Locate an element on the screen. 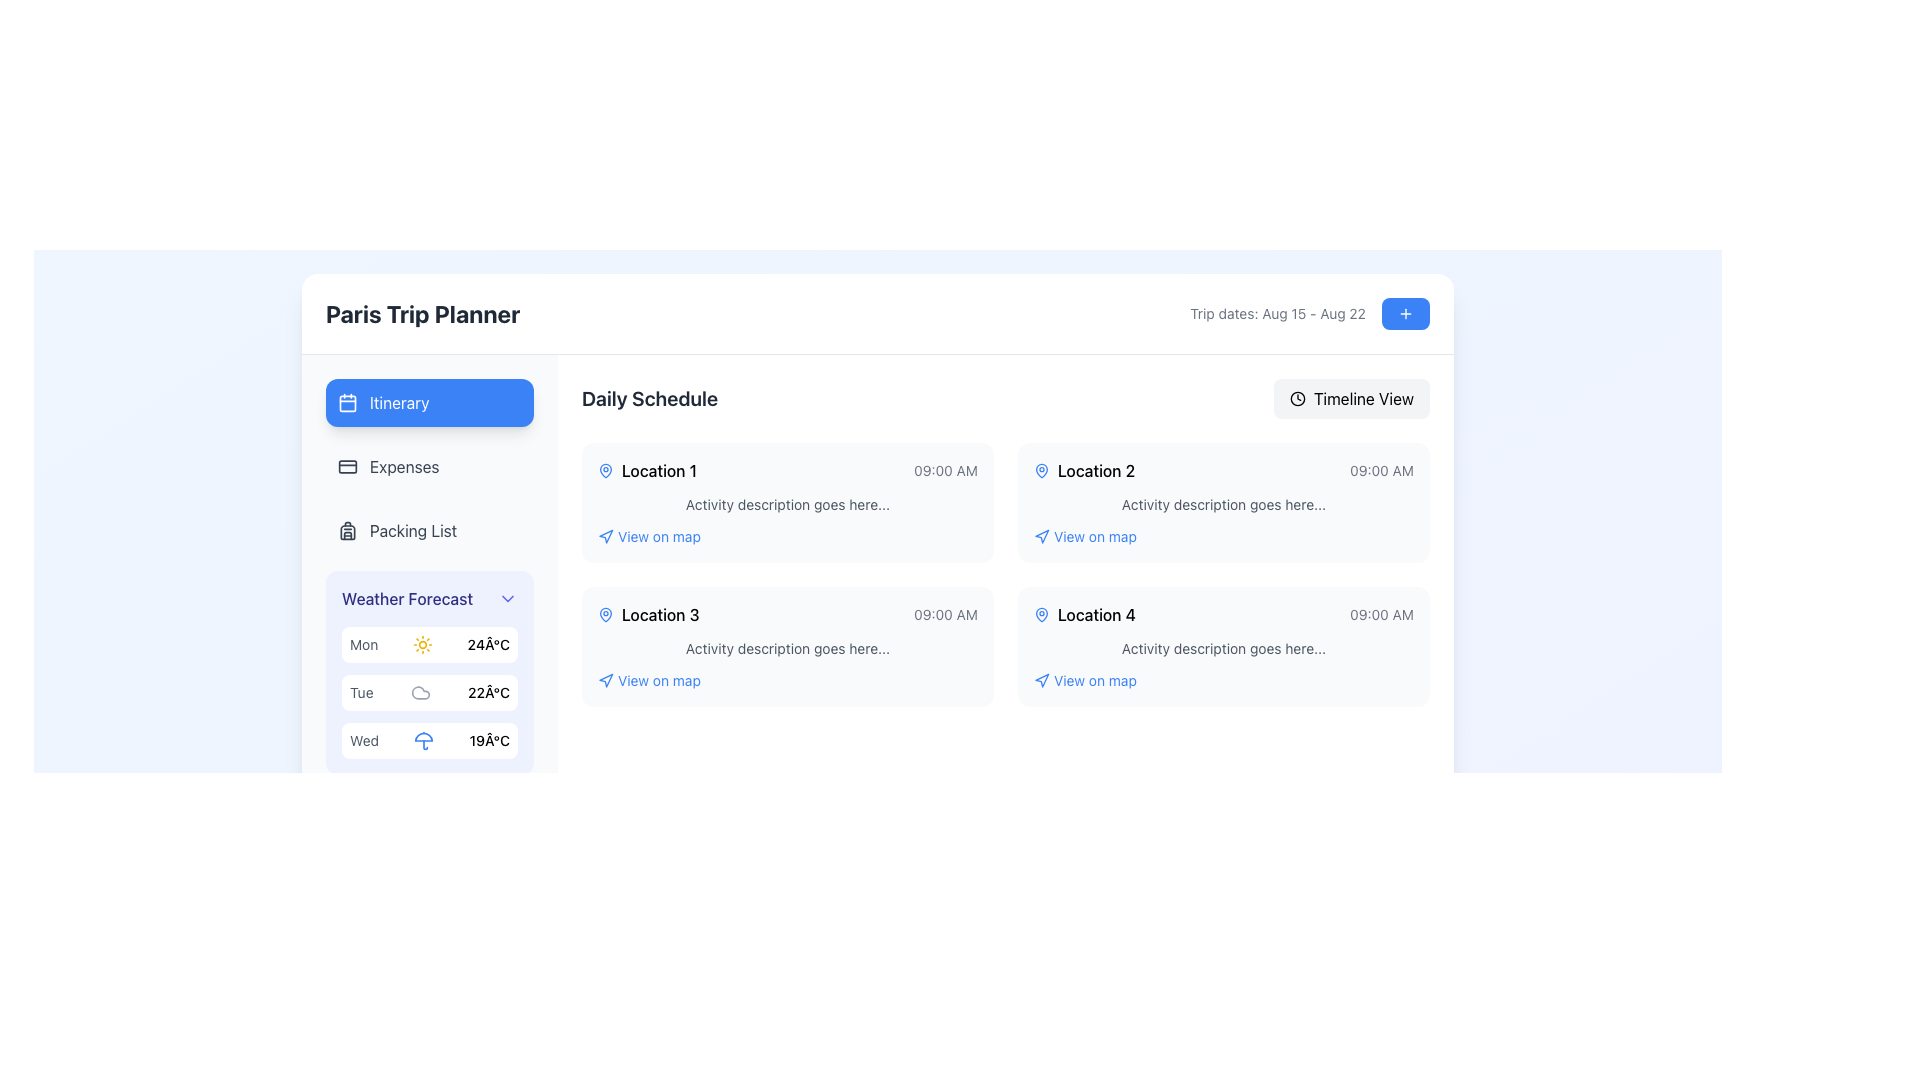  the Label with an accompanying icon that represents a scheduled location in the Daily Schedule section, specifically the third entry in the list is located at coordinates (648, 613).